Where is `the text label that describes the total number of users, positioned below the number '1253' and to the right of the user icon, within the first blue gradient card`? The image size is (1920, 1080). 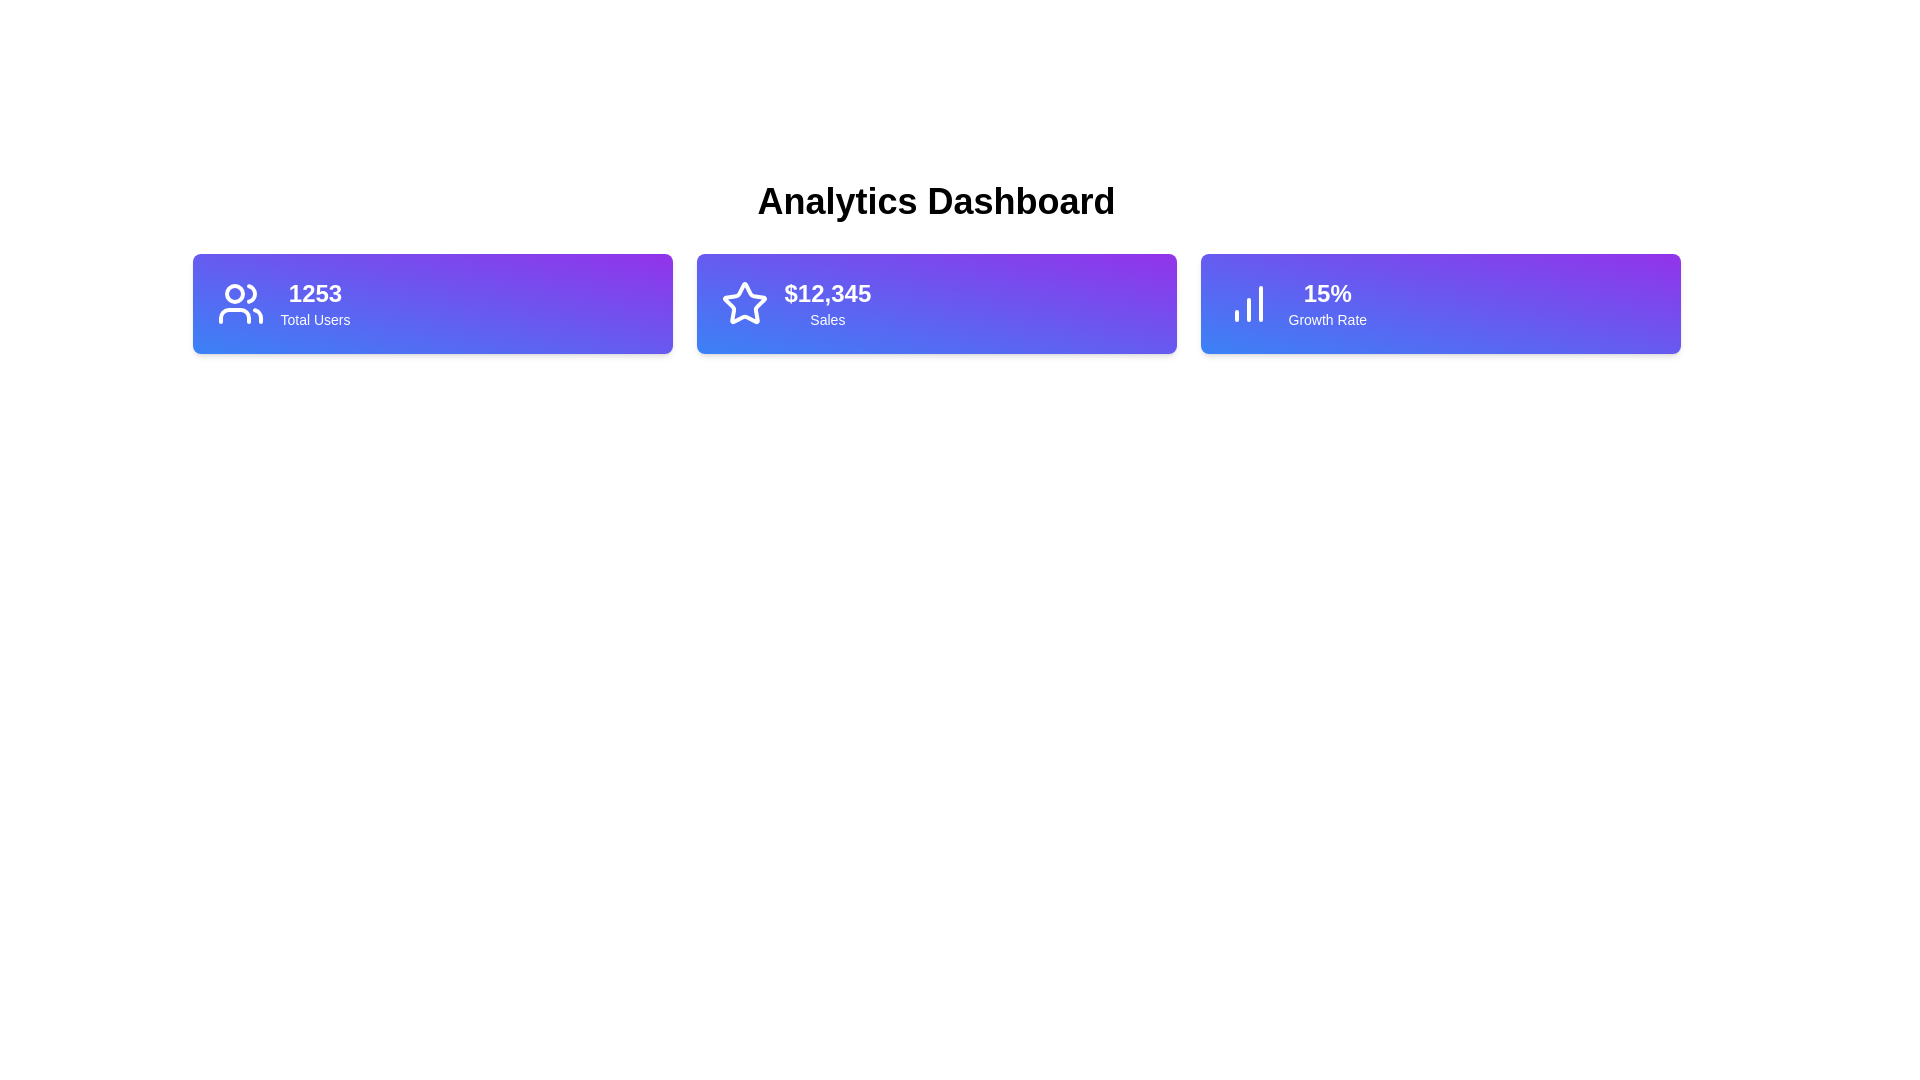 the text label that describes the total number of users, positioned below the number '1253' and to the right of the user icon, within the first blue gradient card is located at coordinates (314, 319).